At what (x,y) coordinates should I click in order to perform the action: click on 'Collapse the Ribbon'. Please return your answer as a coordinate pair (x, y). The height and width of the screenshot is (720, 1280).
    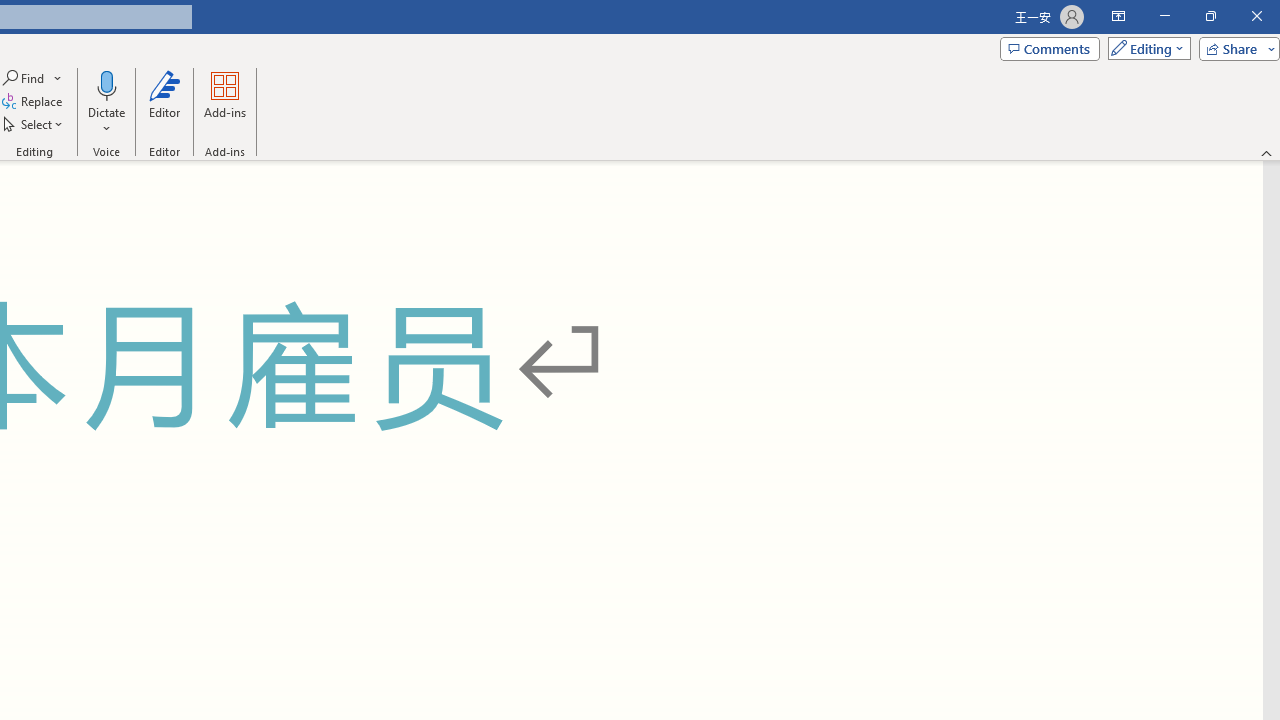
    Looking at the image, I should click on (1266, 152).